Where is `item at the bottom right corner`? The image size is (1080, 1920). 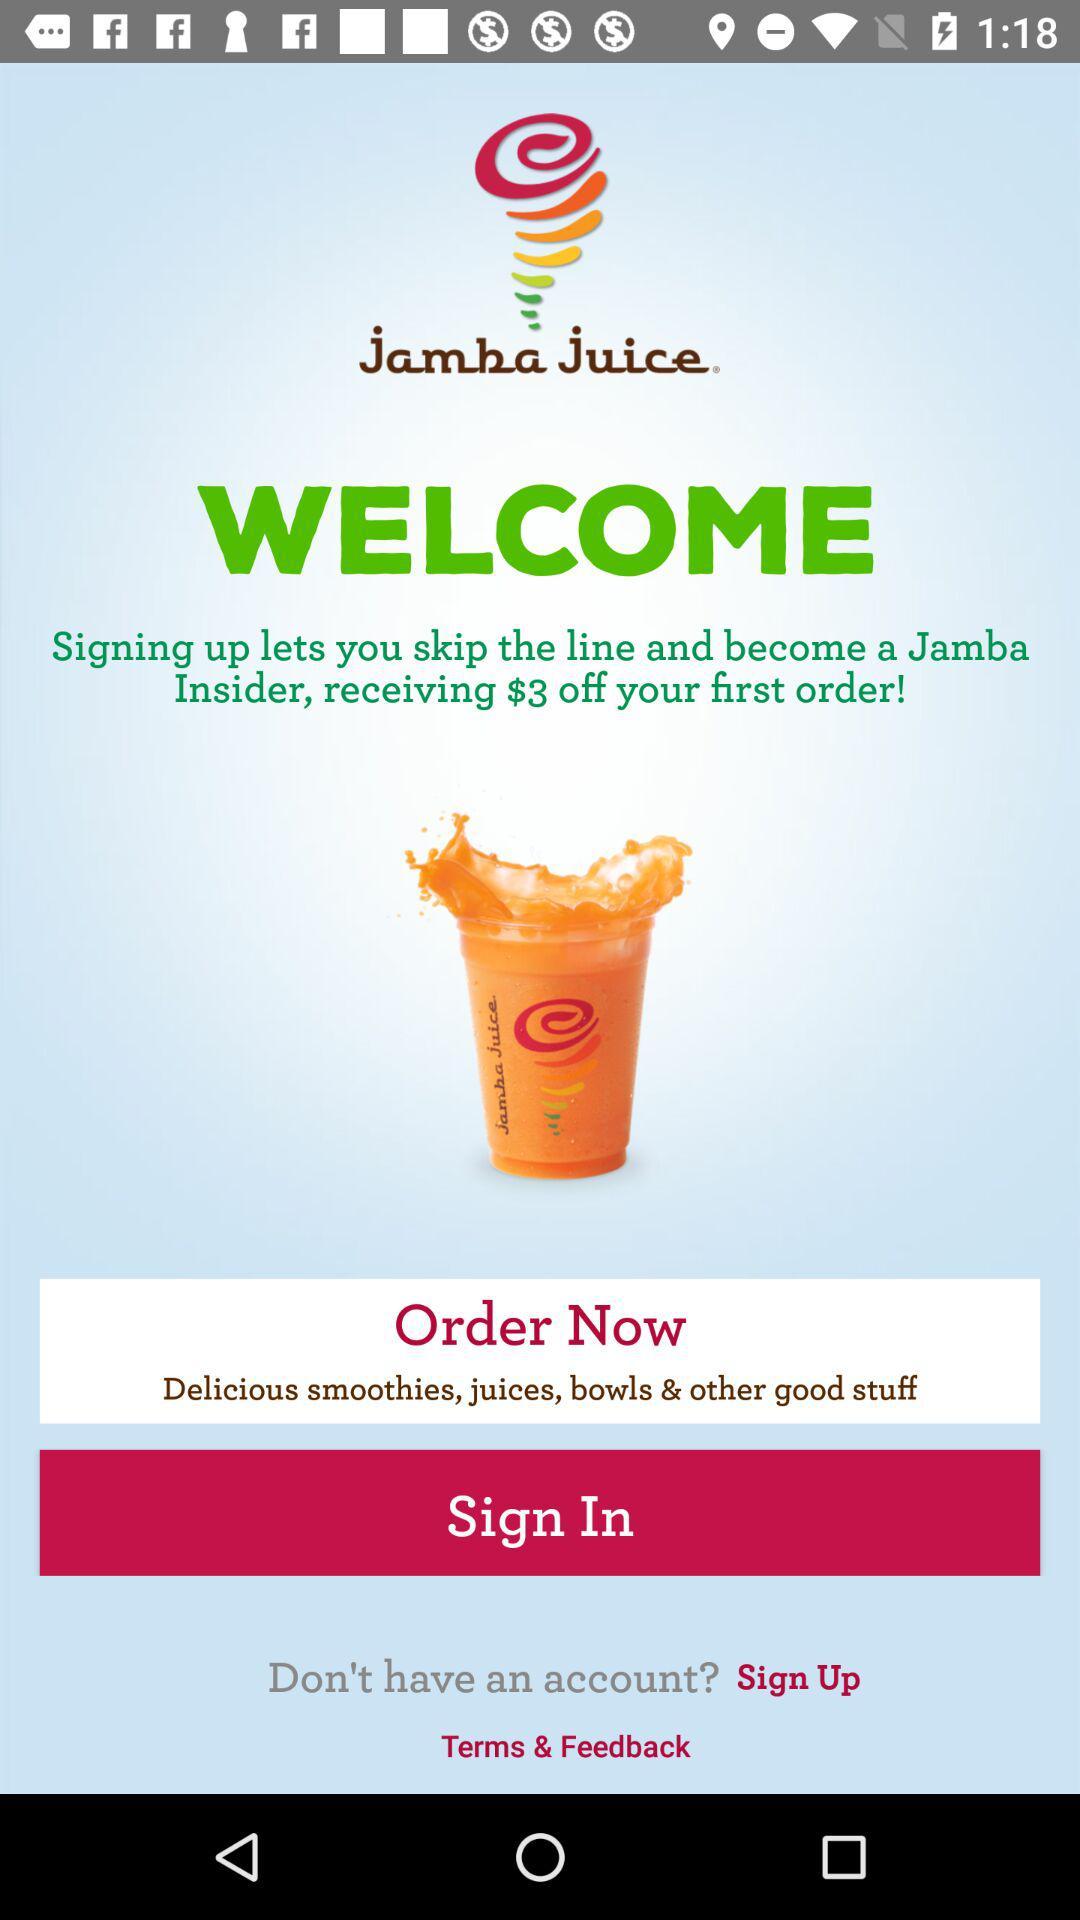
item at the bottom right corner is located at coordinates (797, 1673).